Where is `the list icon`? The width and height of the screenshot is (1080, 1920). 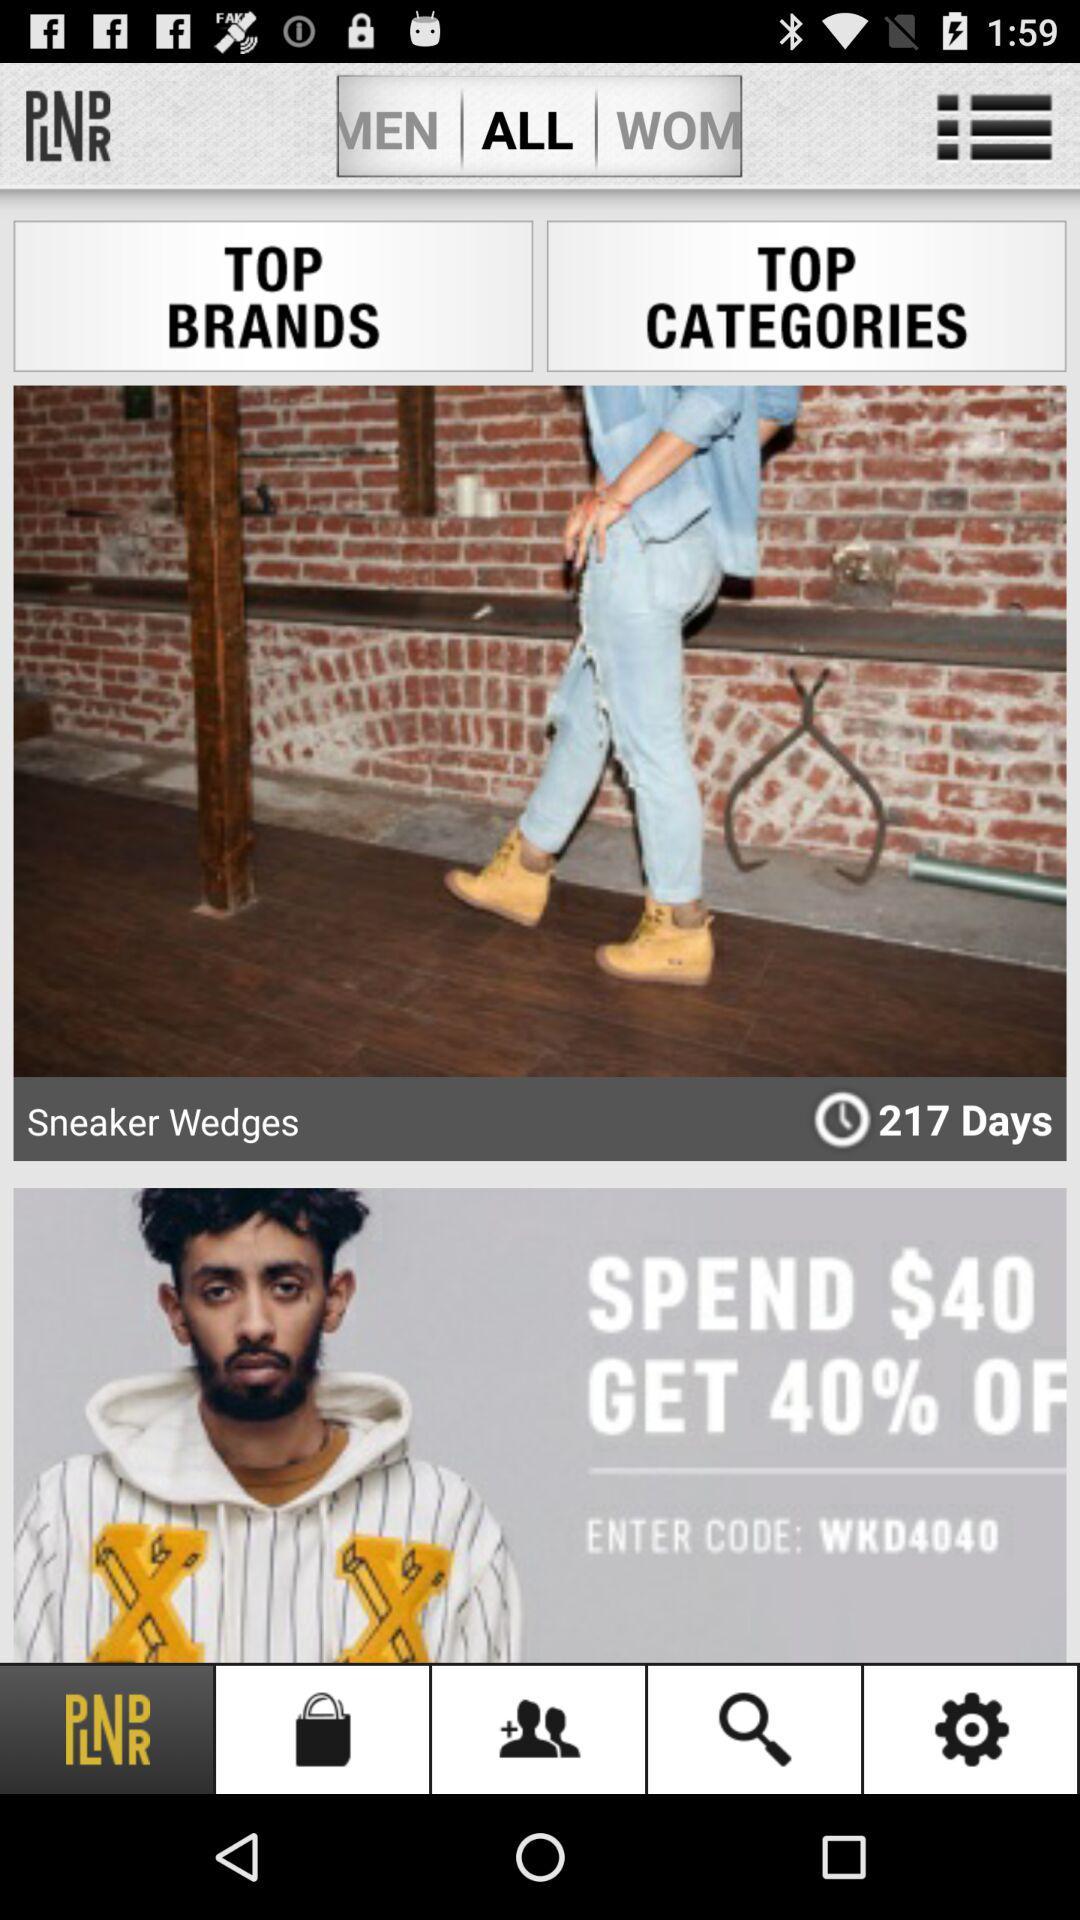
the list icon is located at coordinates (994, 136).